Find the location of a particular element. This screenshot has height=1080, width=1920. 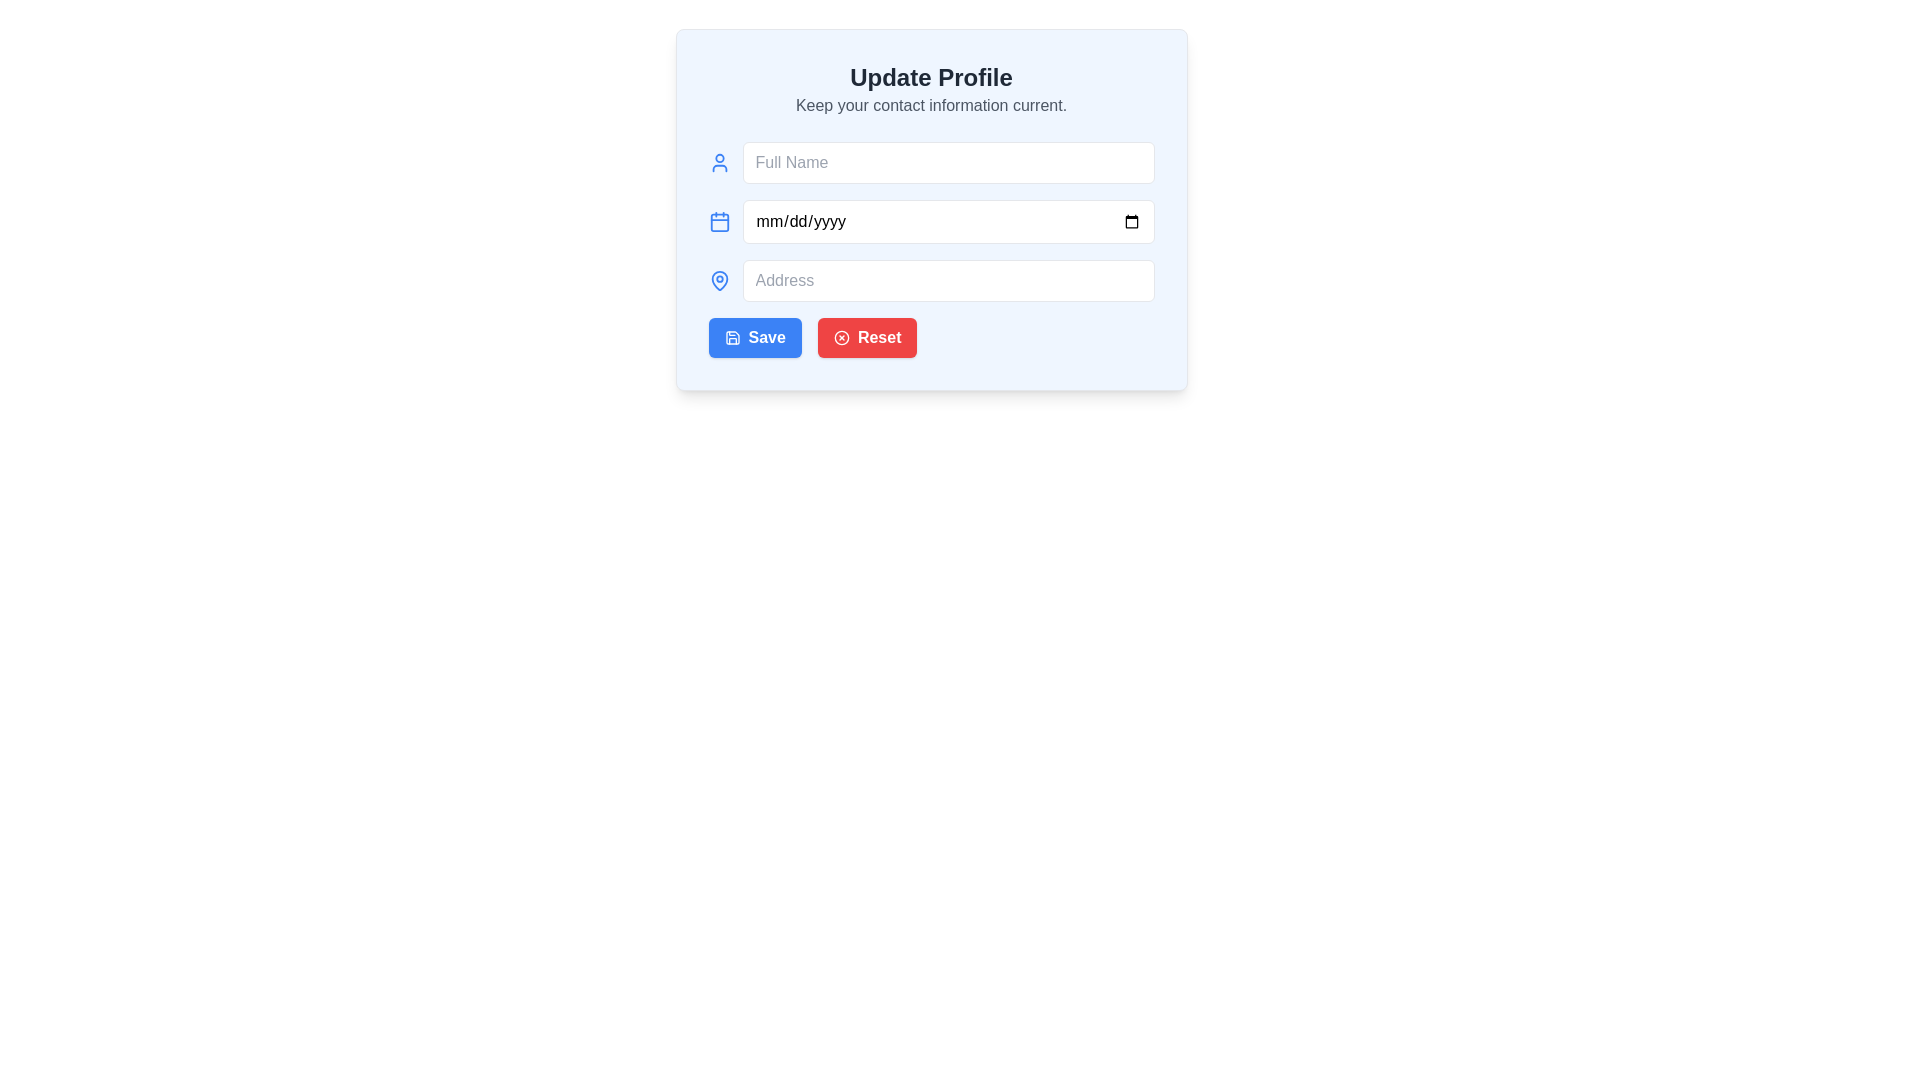

the address input field, which is the third input field from the top, located below the 'Full Name' and 'Date of Birth' fields, to provide visual feedback is located at coordinates (930, 281).